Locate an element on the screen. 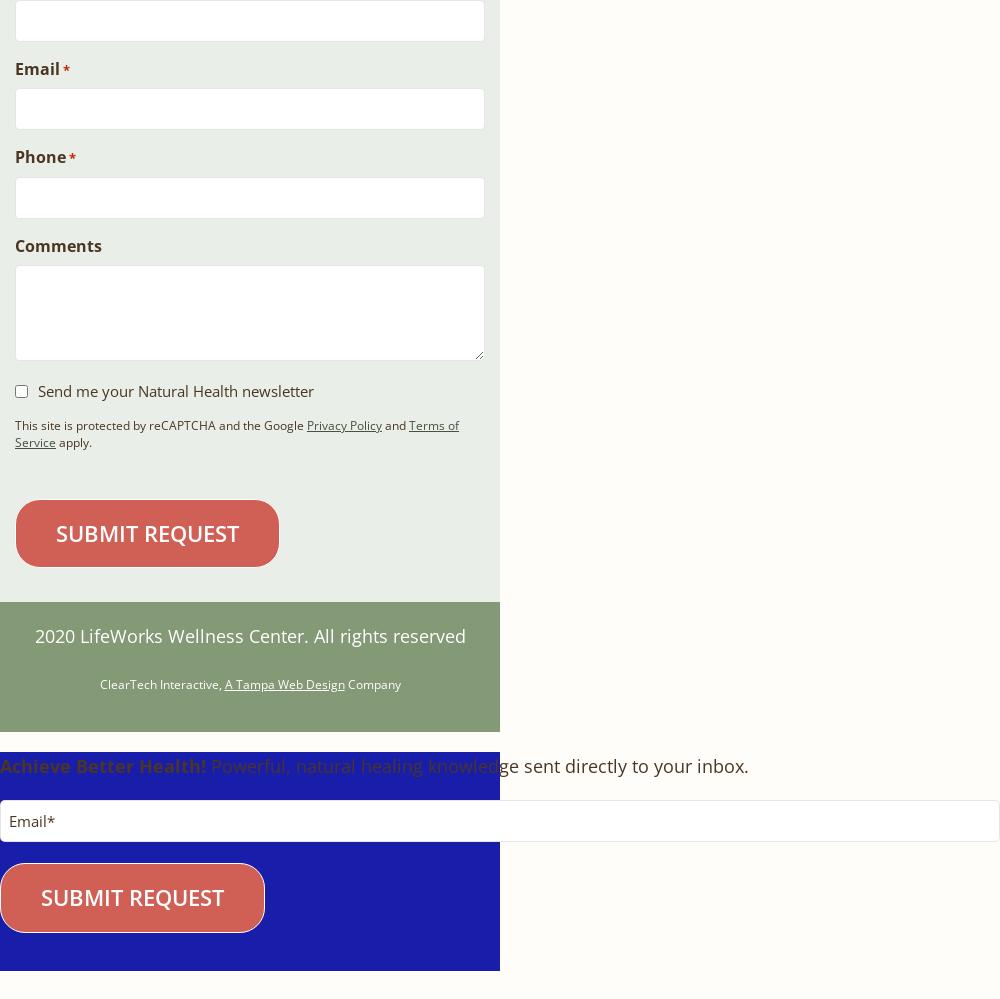 The image size is (1000, 999). 'Privacy Policy' is located at coordinates (343, 424).